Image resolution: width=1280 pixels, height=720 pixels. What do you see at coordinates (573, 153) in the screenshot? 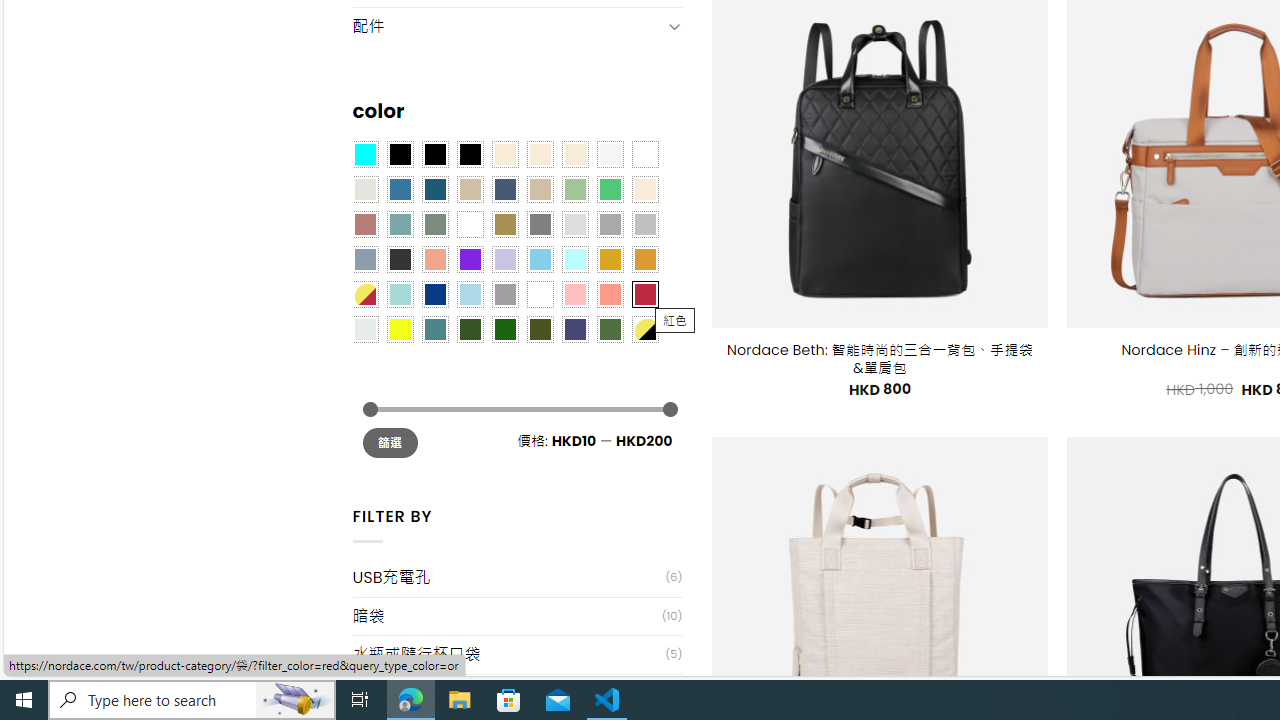
I see `'Cream'` at bounding box center [573, 153].